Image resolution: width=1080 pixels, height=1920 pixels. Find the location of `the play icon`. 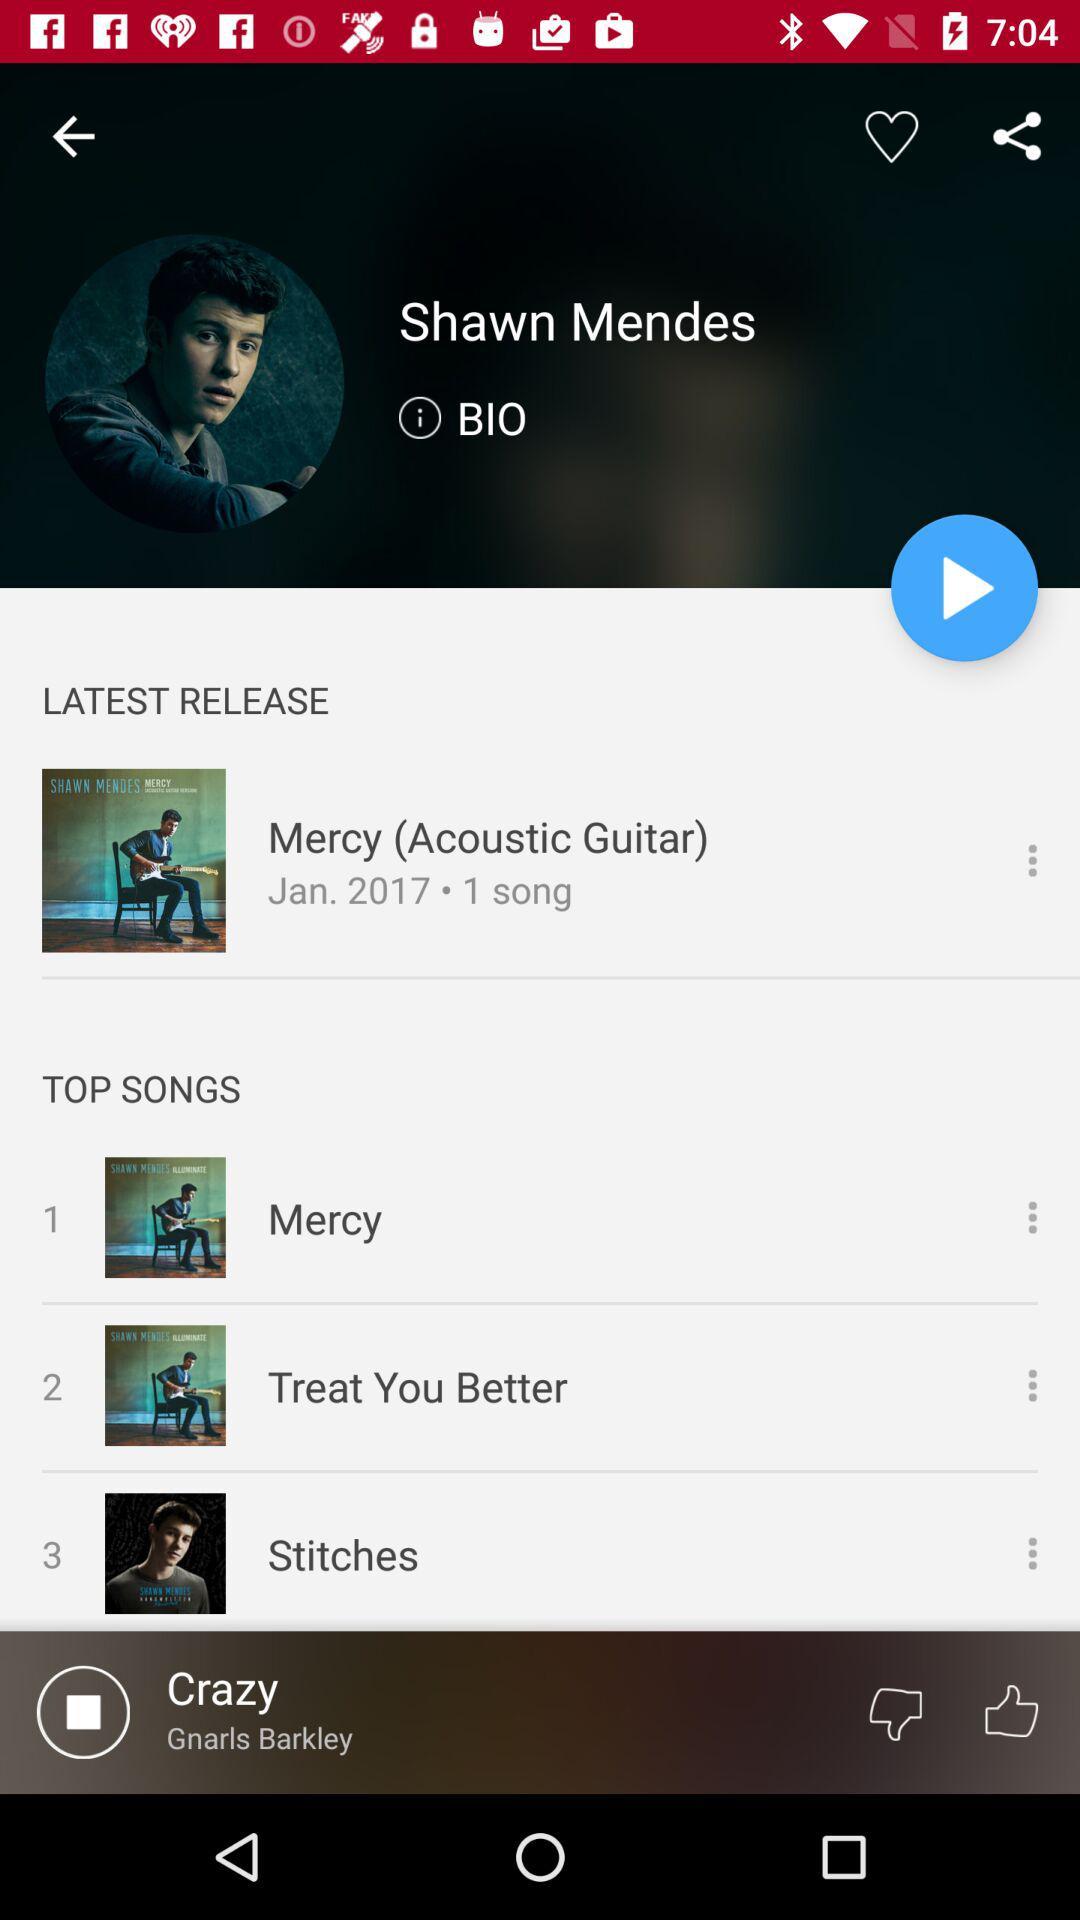

the play icon is located at coordinates (963, 587).